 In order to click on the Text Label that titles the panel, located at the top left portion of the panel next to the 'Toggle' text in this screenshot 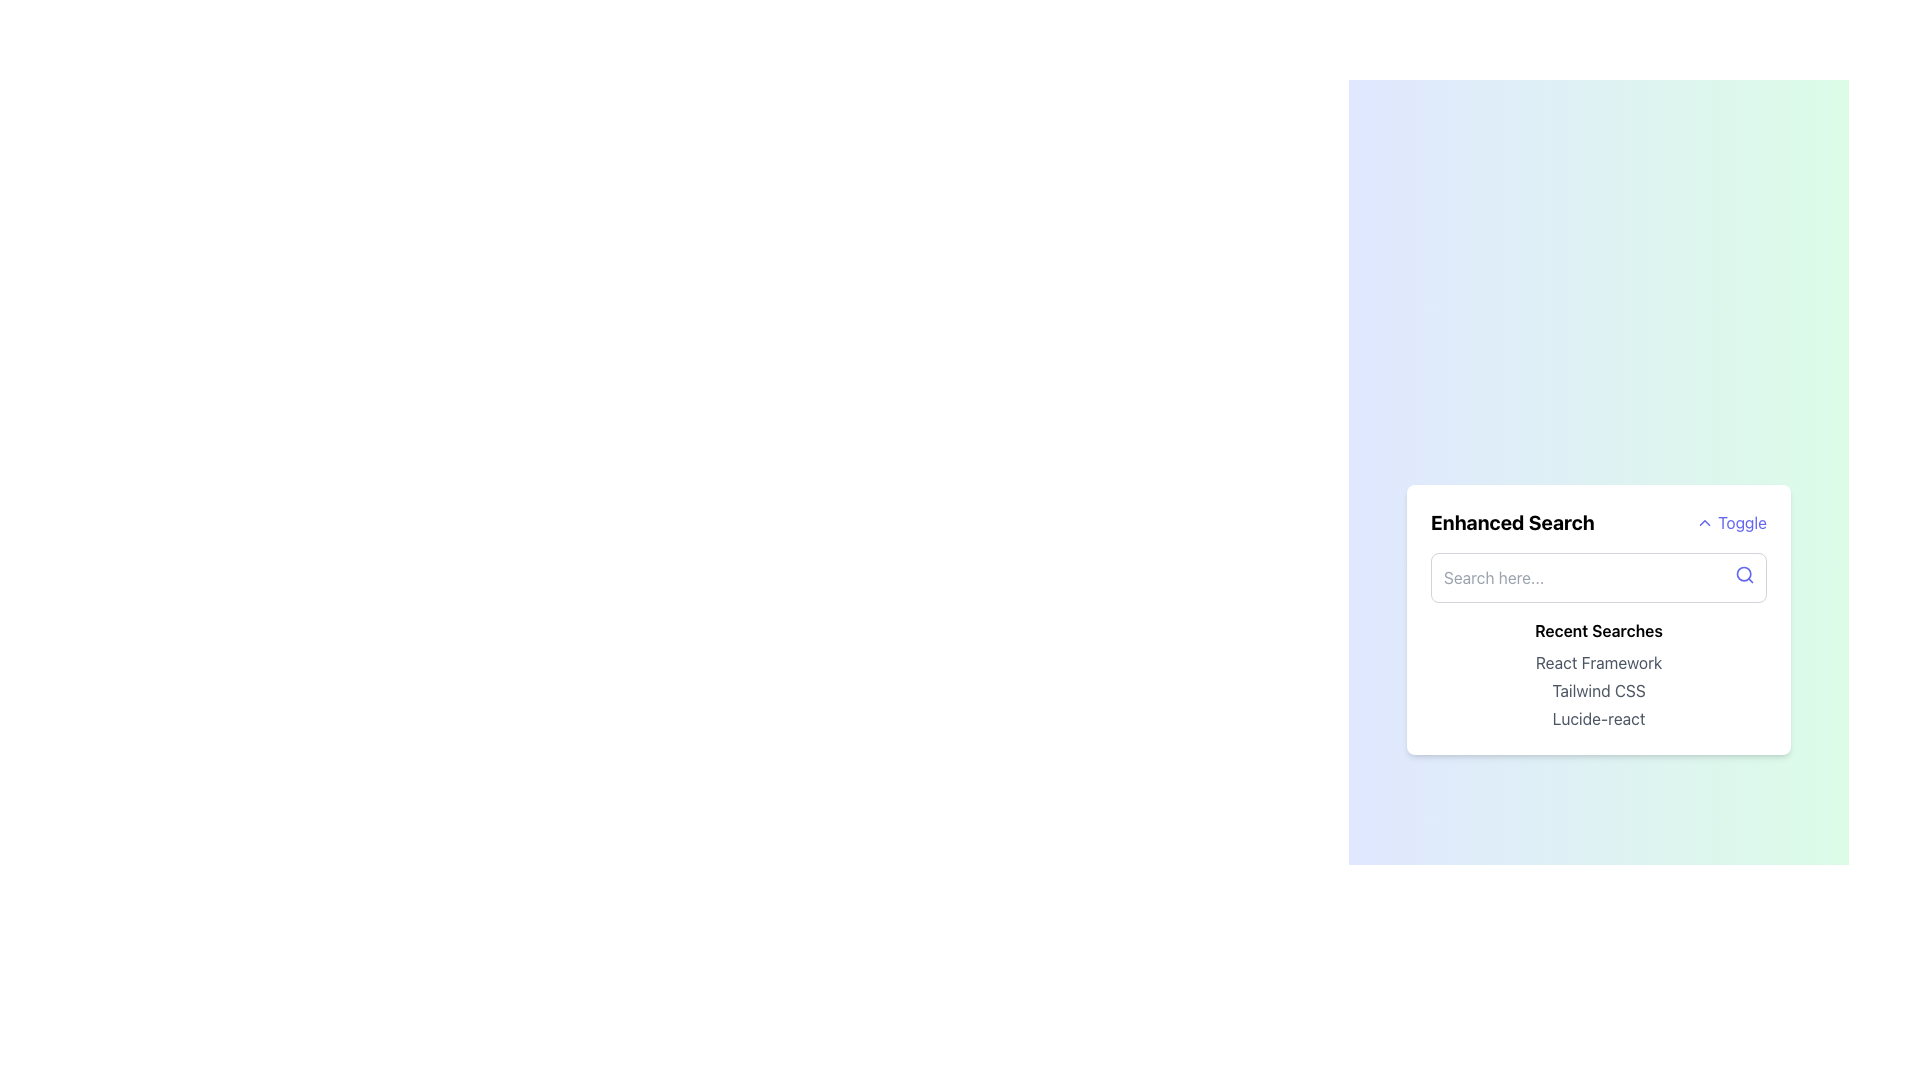, I will do `click(1512, 522)`.